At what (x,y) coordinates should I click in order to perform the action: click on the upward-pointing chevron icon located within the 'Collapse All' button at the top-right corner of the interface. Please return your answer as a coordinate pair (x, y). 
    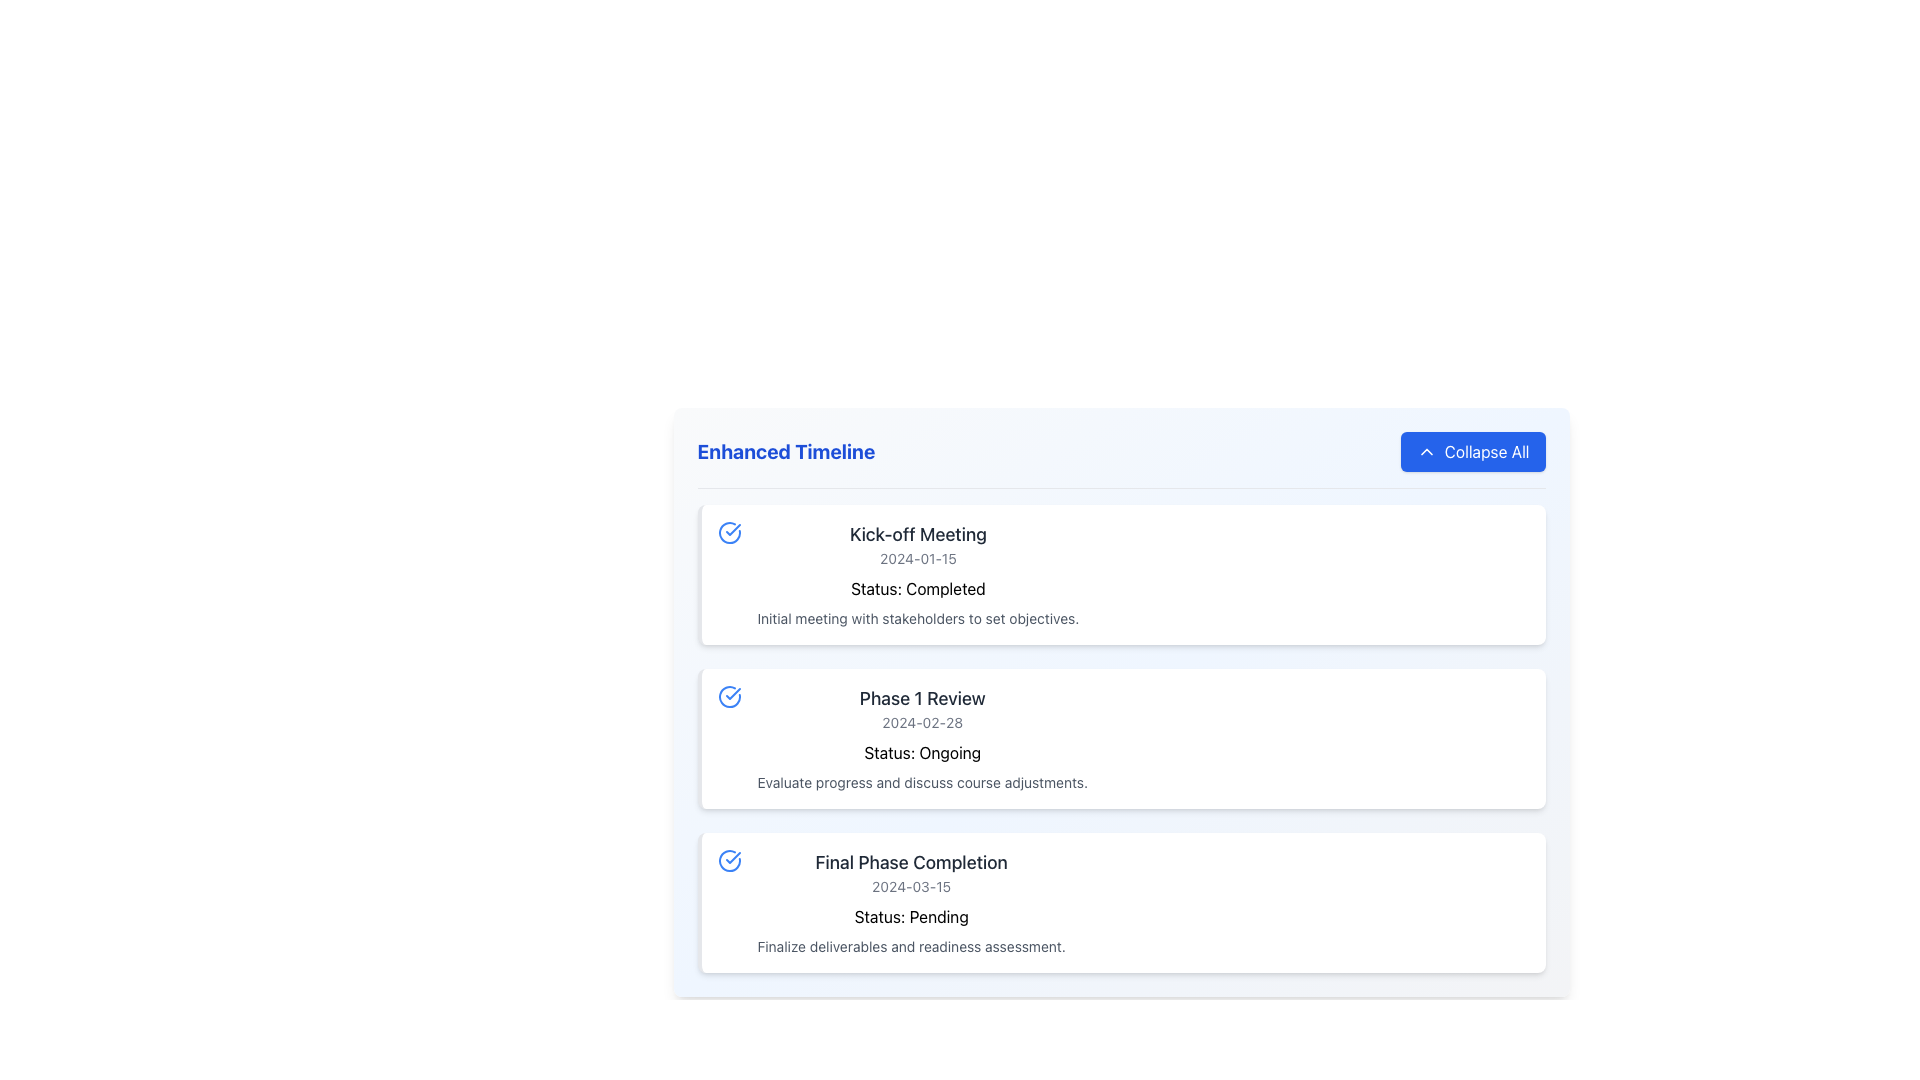
    Looking at the image, I should click on (1425, 451).